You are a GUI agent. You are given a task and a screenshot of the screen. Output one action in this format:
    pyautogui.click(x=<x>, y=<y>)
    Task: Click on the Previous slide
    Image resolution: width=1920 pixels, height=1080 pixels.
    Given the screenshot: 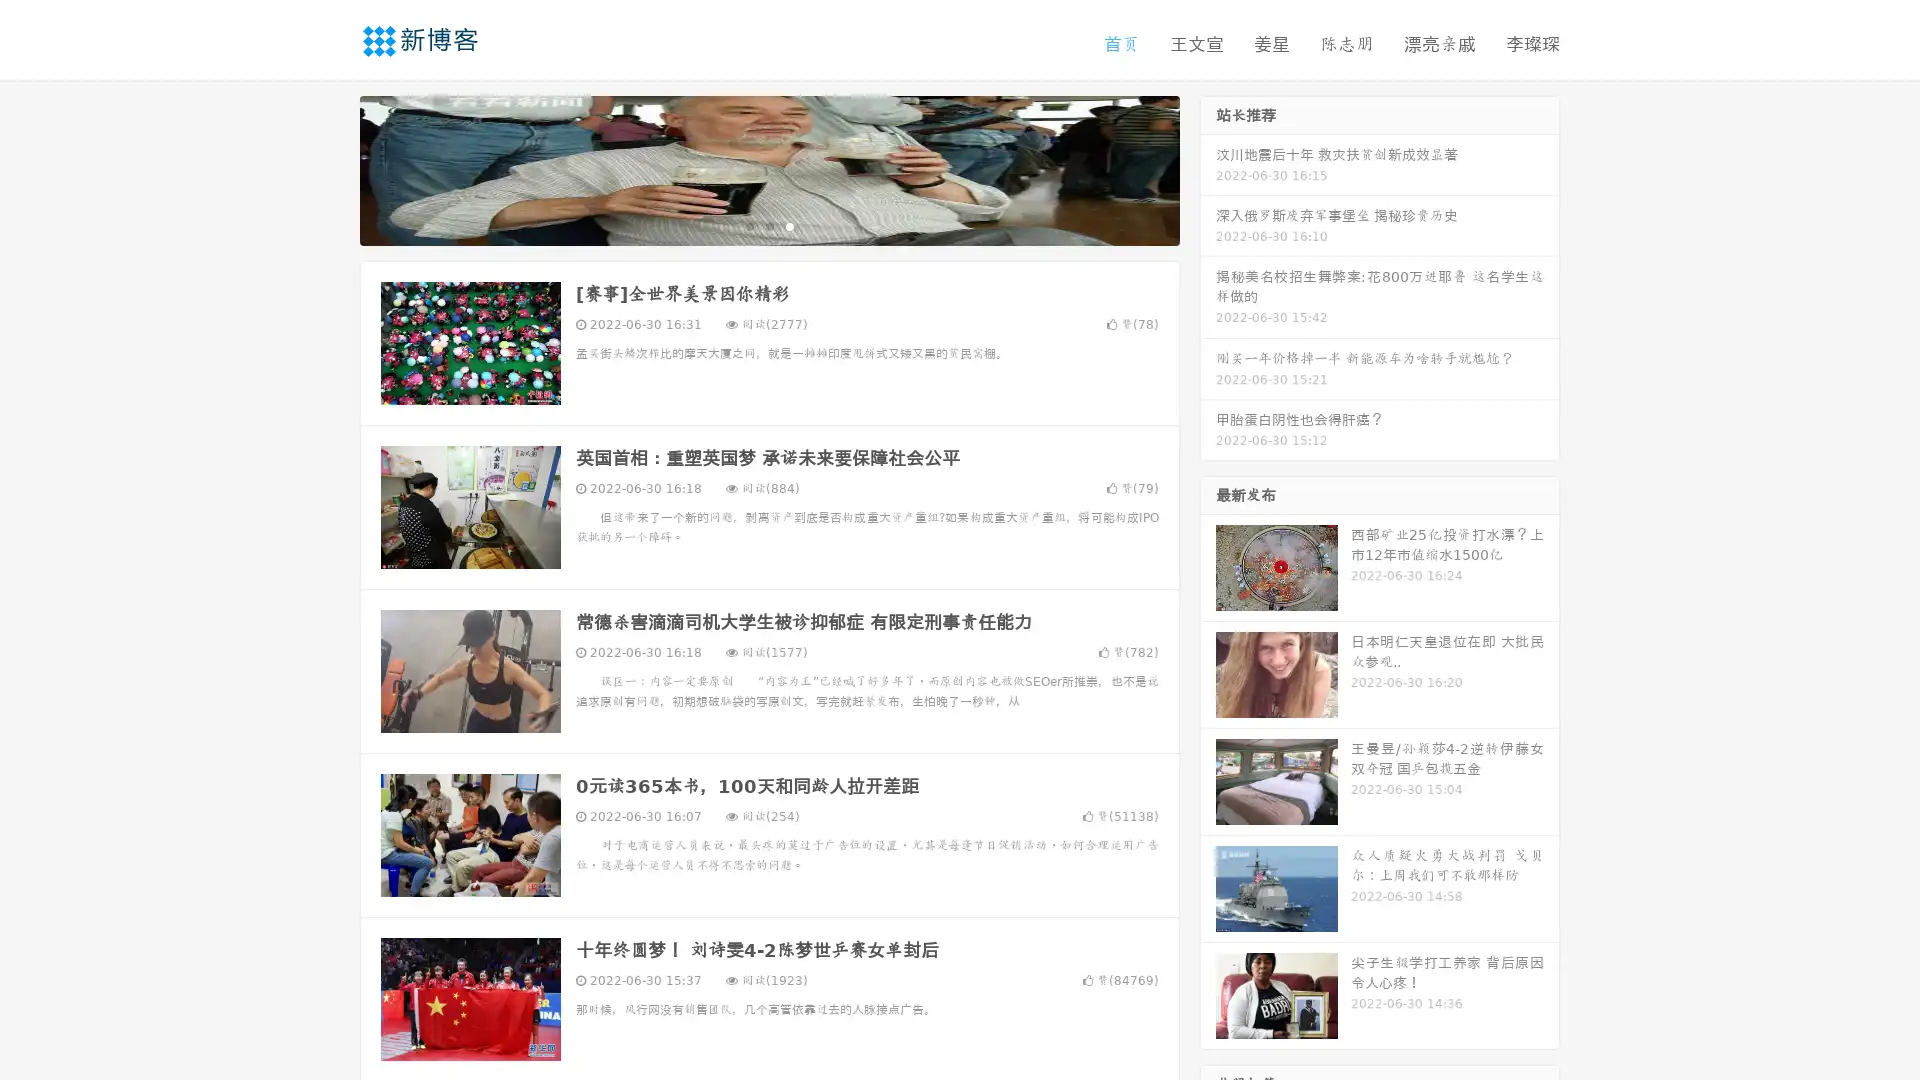 What is the action you would take?
    pyautogui.click(x=330, y=168)
    